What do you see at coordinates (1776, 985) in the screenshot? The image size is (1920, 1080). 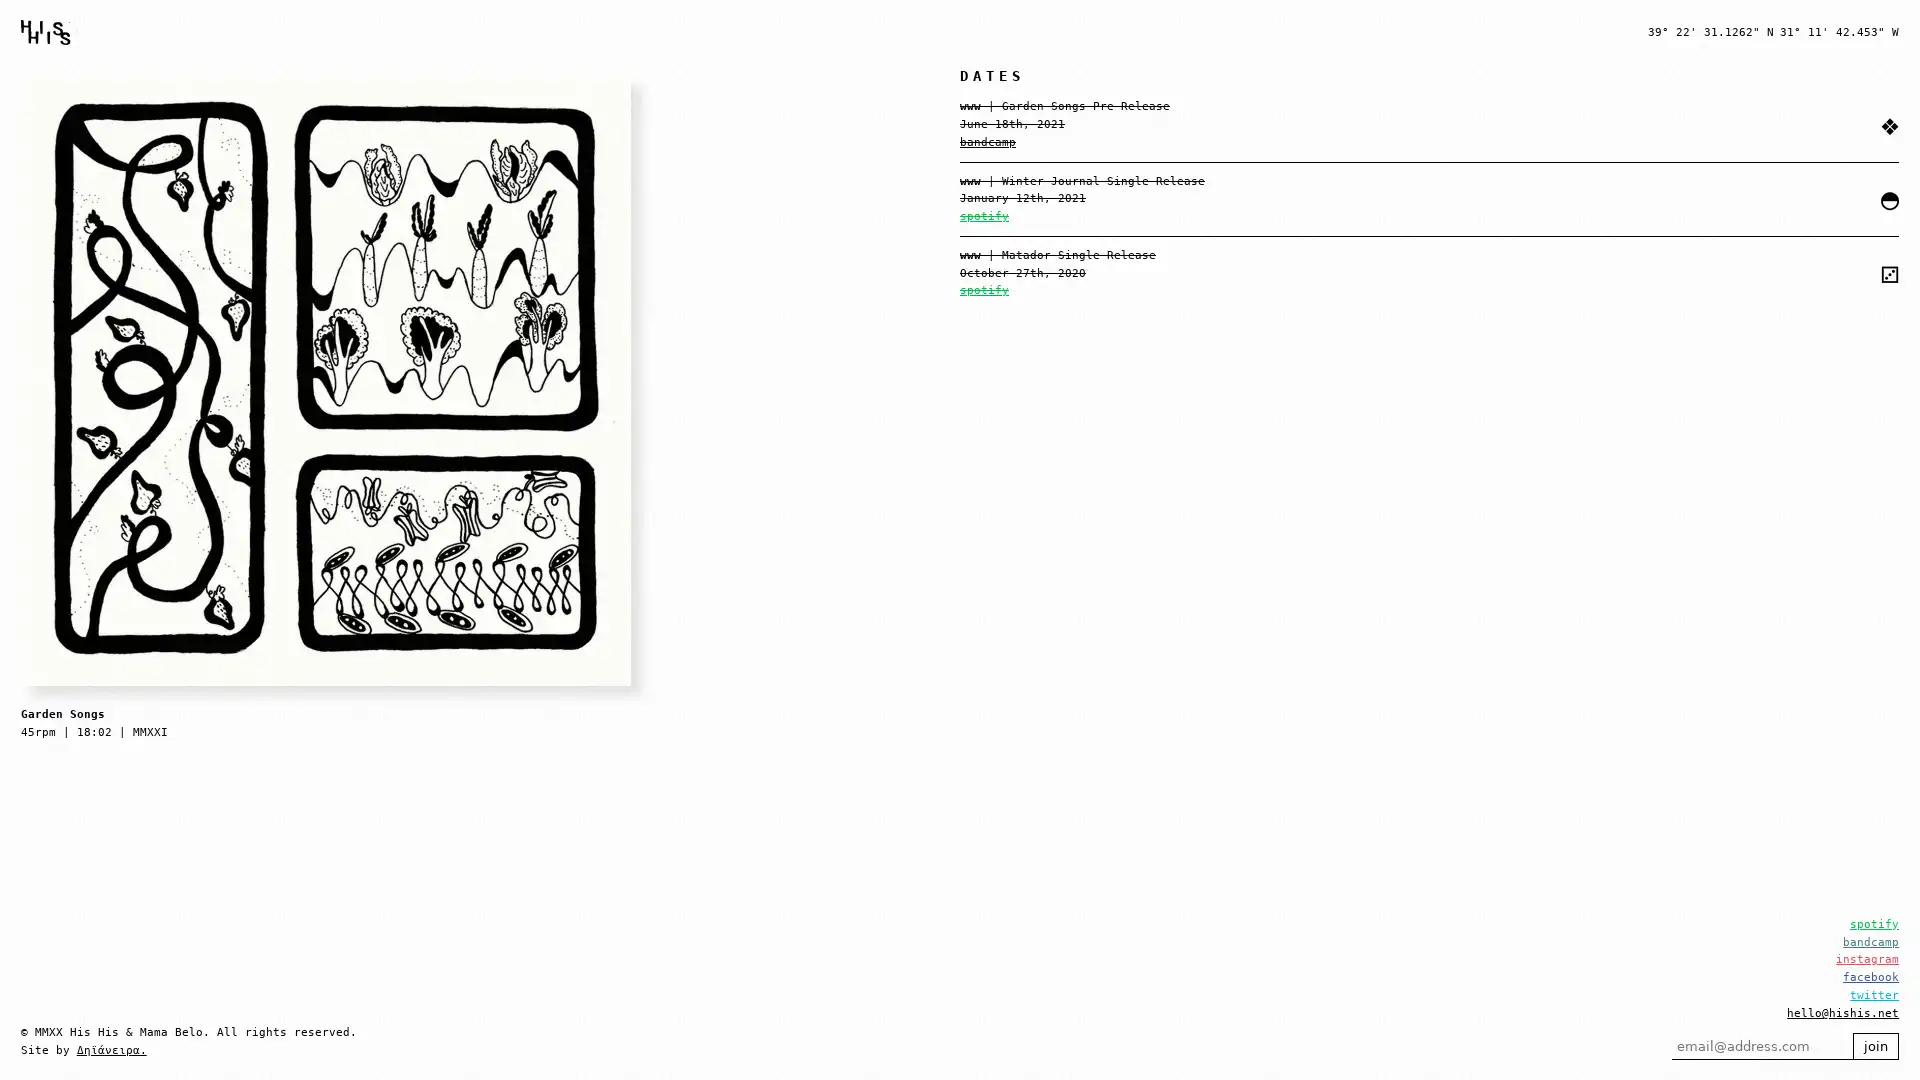 I see `join` at bounding box center [1776, 985].